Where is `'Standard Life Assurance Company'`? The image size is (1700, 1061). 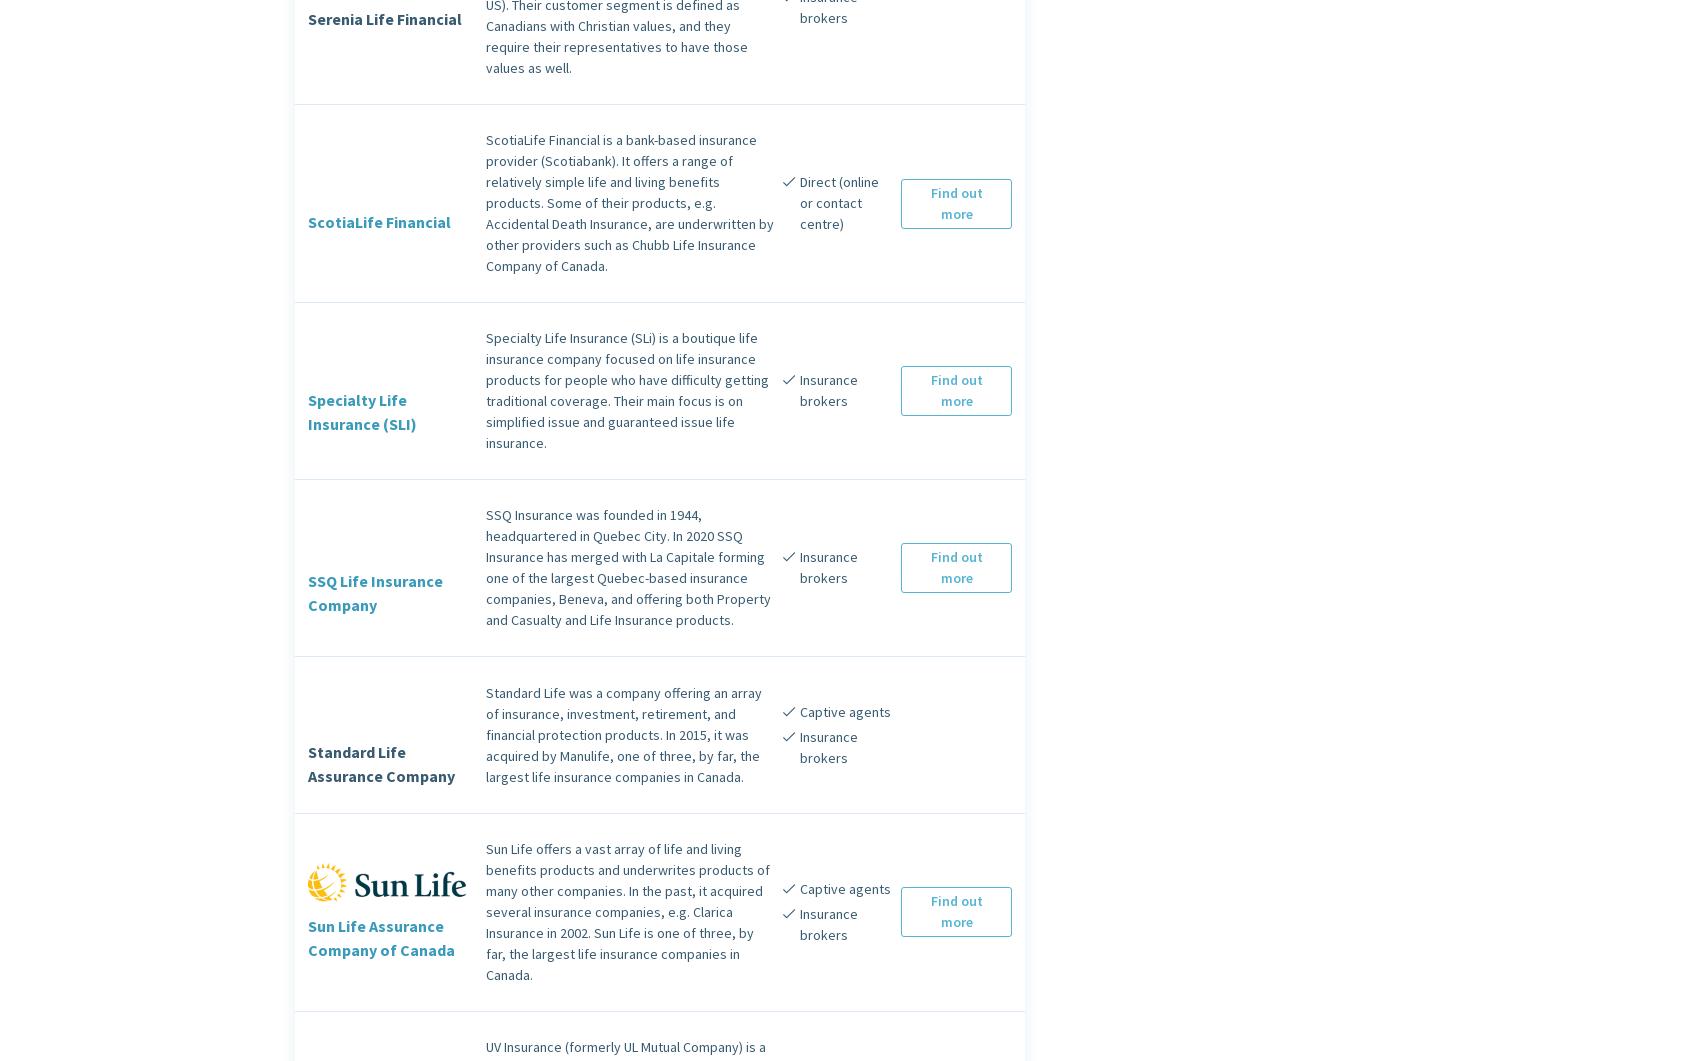 'Standard Life Assurance Company' is located at coordinates (380, 762).